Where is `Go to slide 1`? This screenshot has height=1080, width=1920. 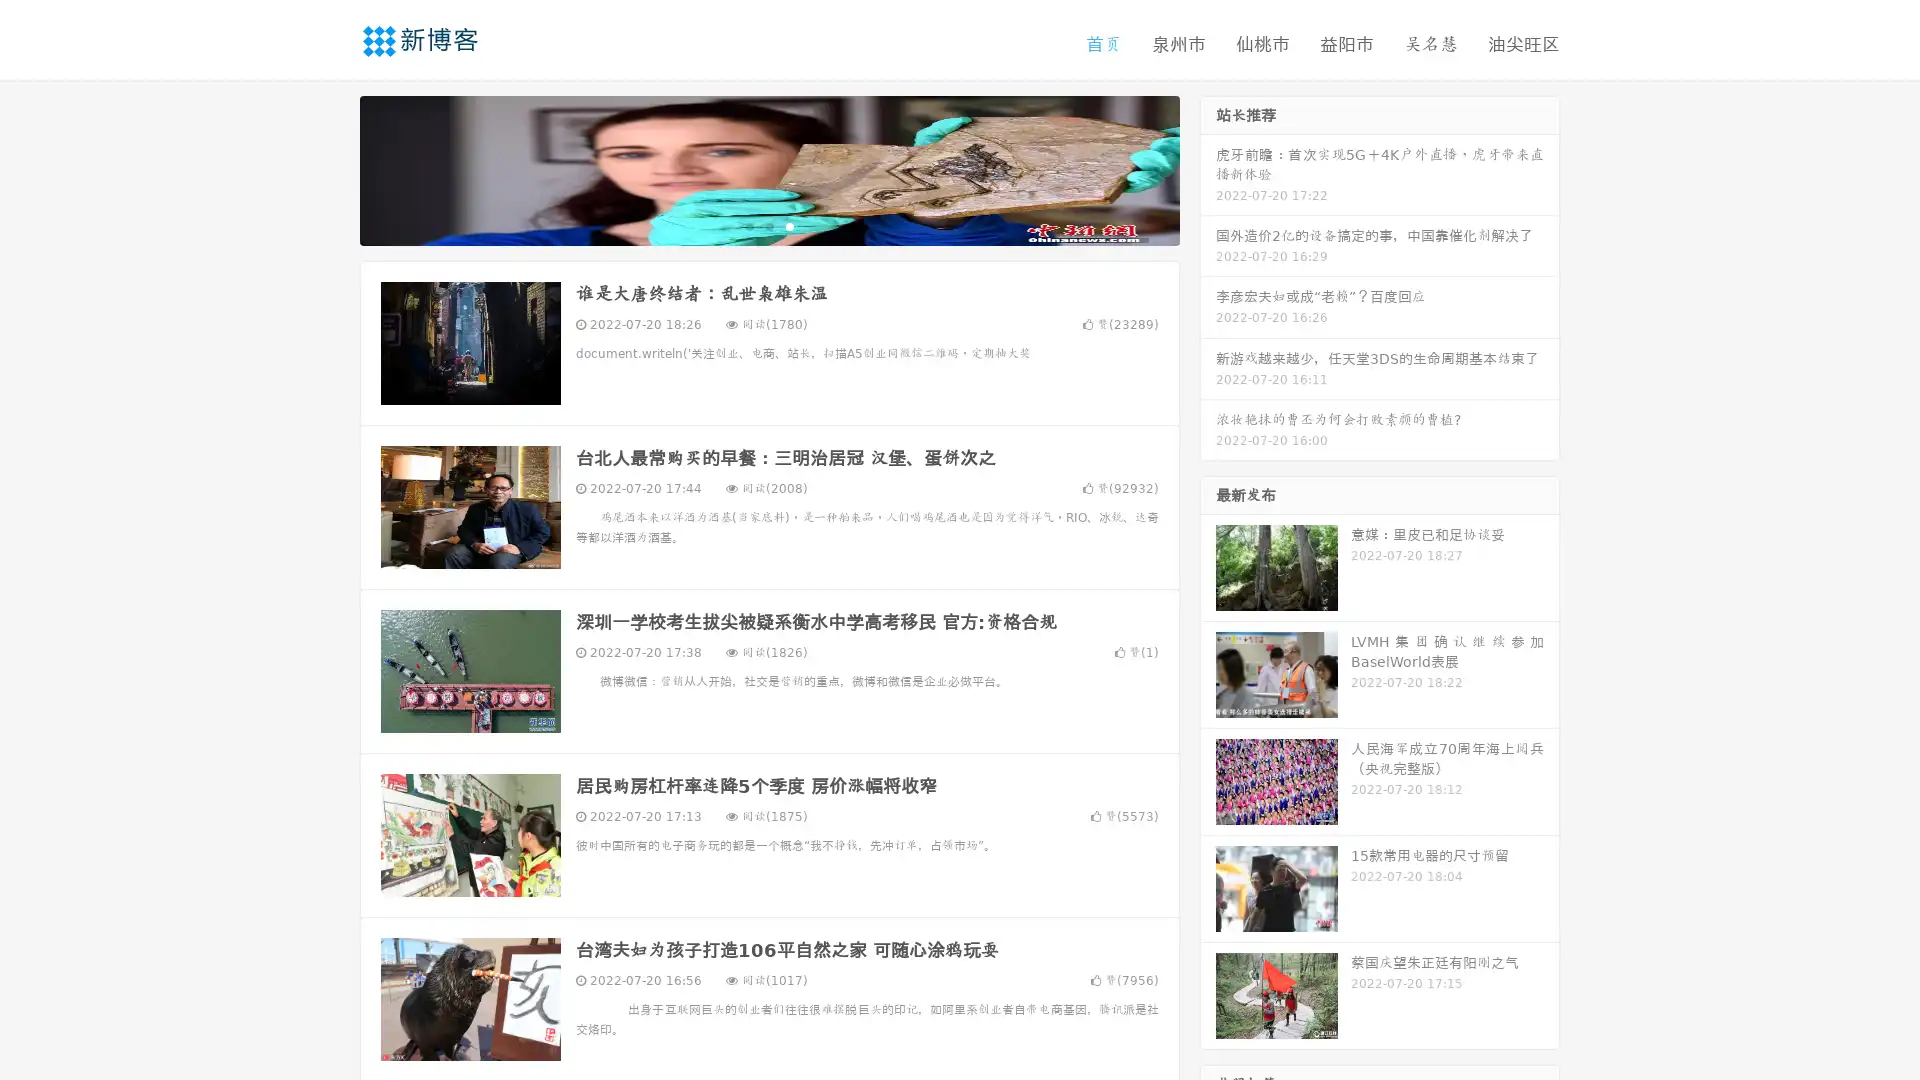 Go to slide 1 is located at coordinates (748, 225).